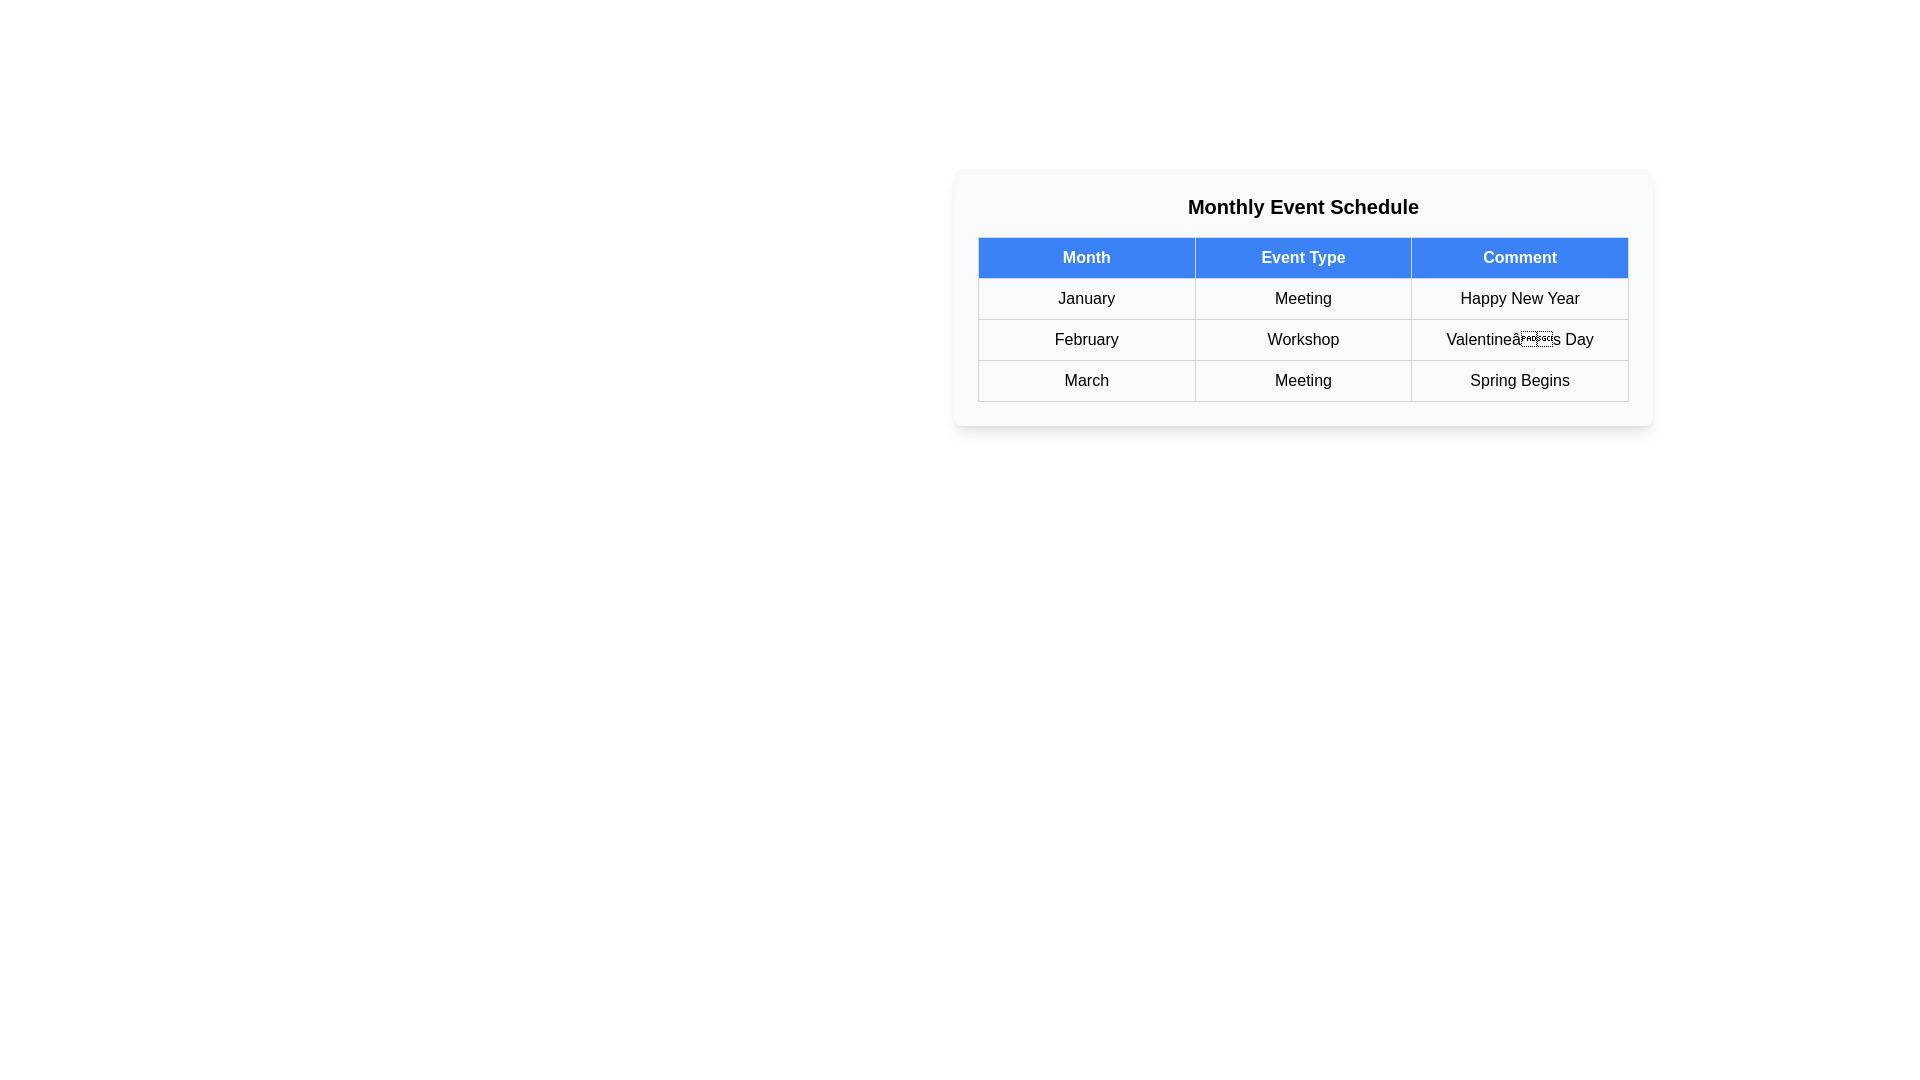 The width and height of the screenshot is (1920, 1080). Describe the element at coordinates (1303, 299) in the screenshot. I see `the row corresponding to January` at that location.